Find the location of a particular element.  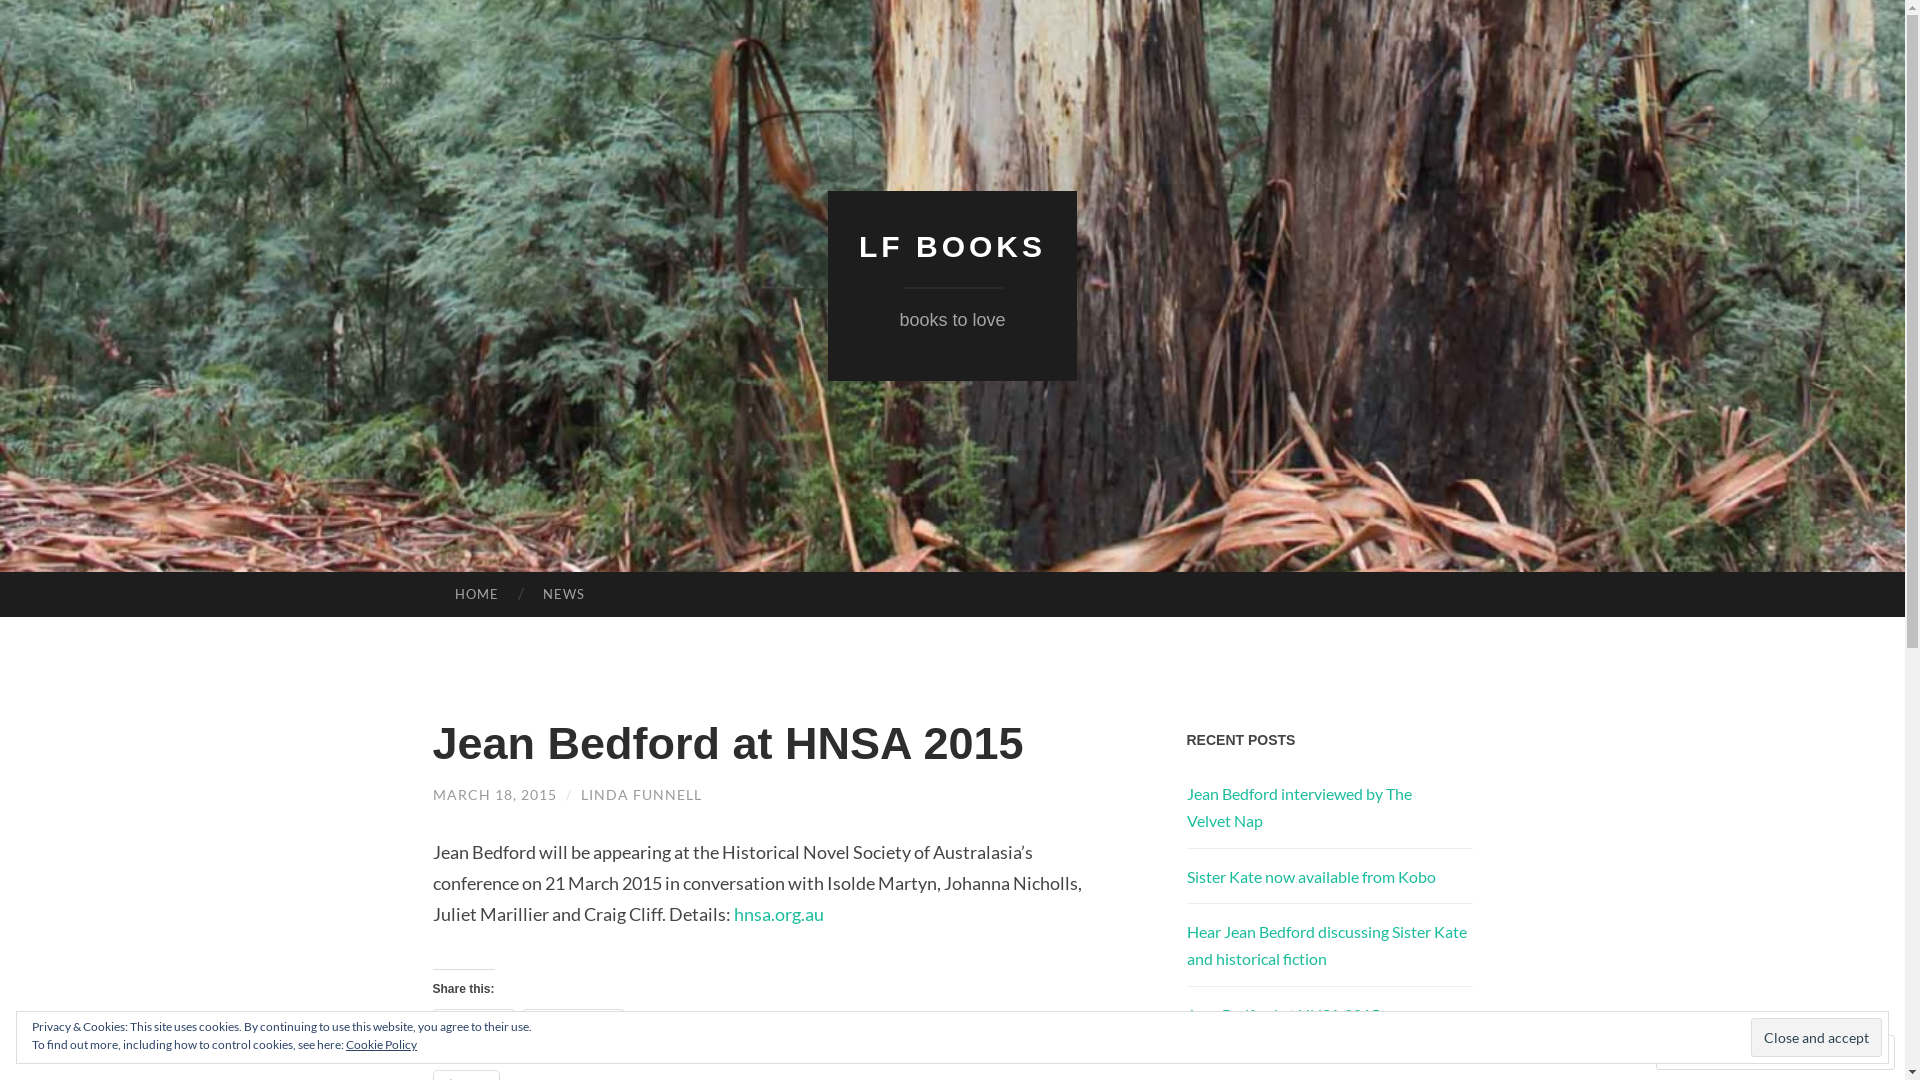

'hnsa.org.au' is located at coordinates (777, 914).